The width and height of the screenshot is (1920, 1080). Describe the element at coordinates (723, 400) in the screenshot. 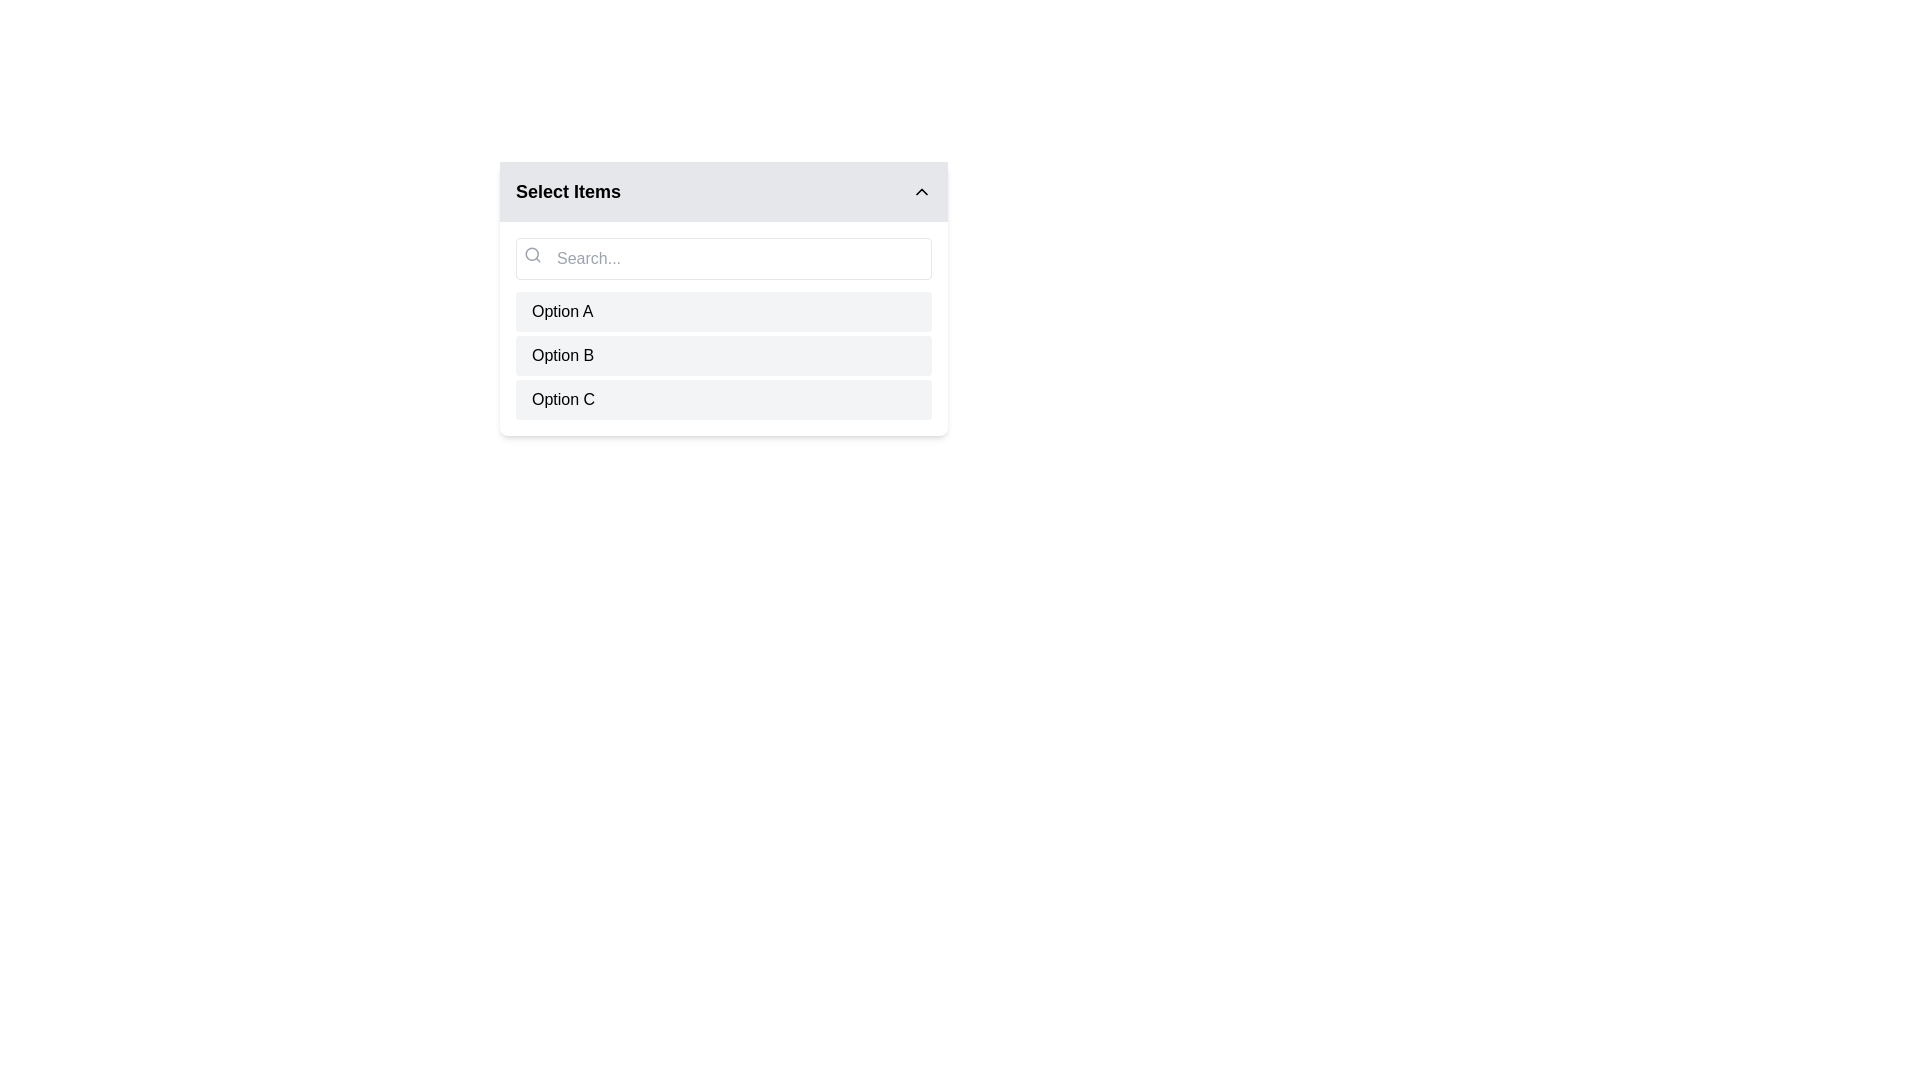

I see `on the third option in the vertically stacked list located below 'Option B'` at that location.